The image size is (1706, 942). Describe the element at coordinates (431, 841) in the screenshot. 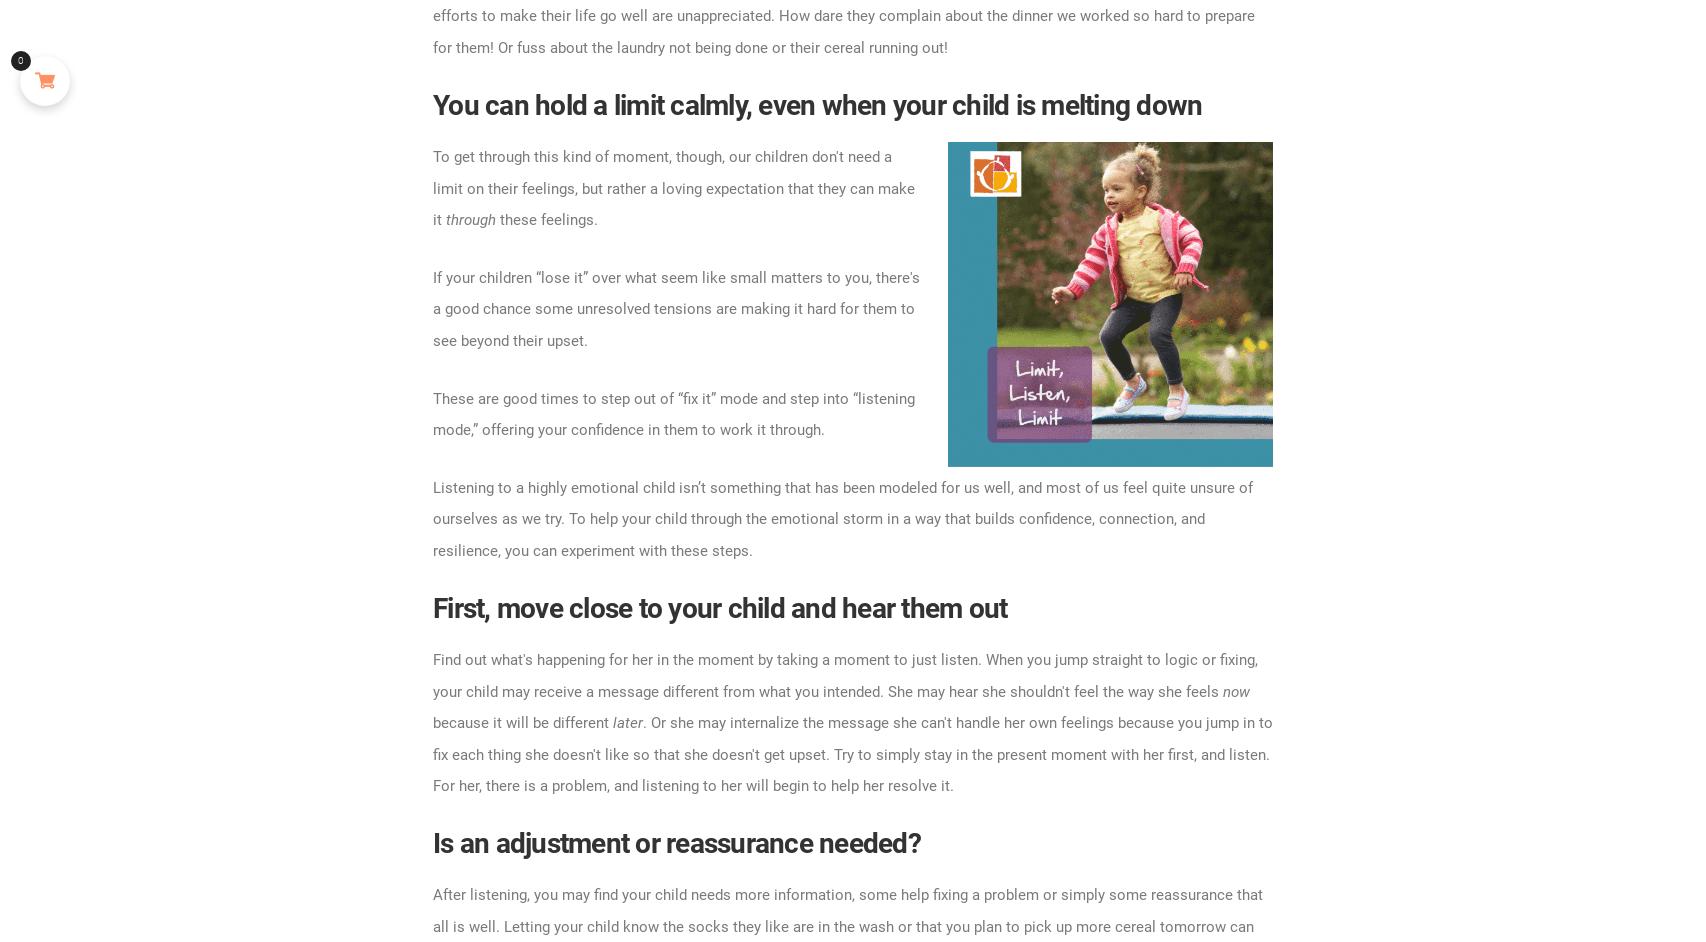

I see `'Is an adjustment or reassurance needed?'` at that location.